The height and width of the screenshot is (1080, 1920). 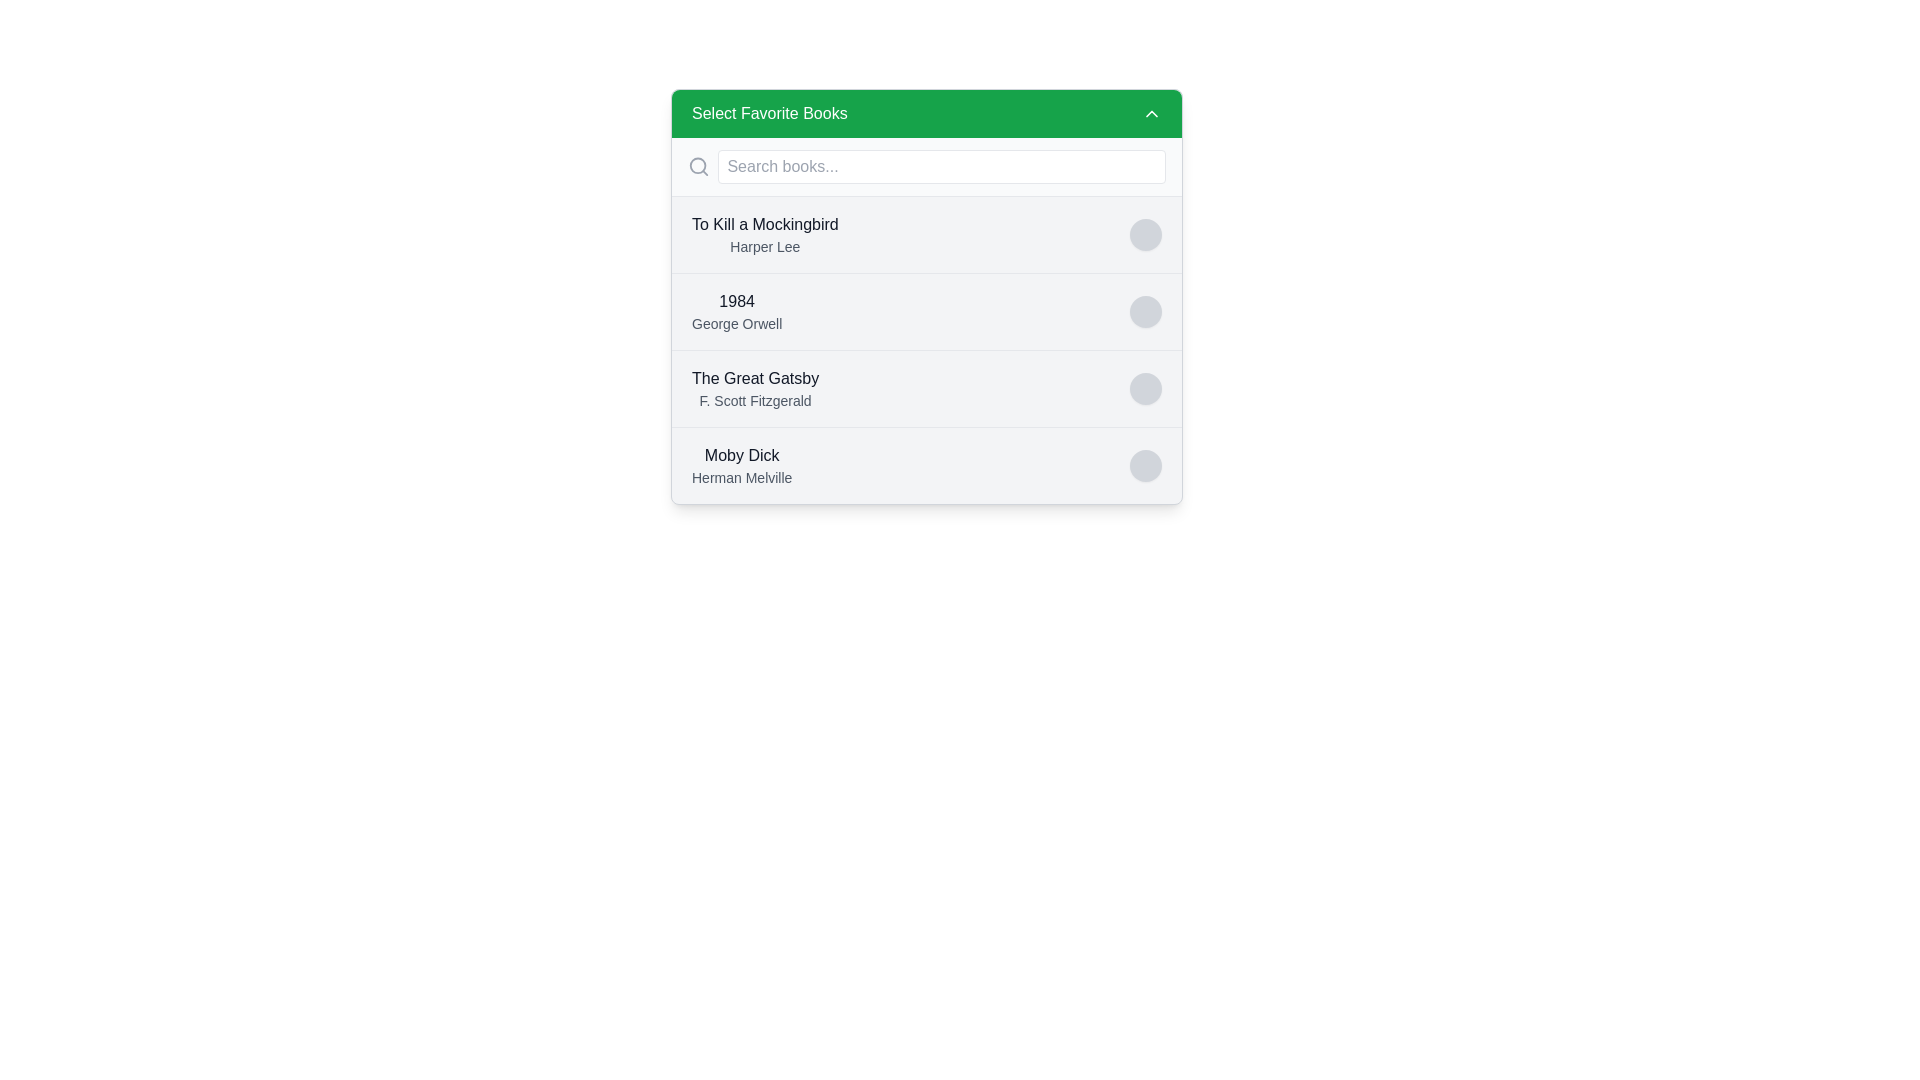 What do you see at coordinates (764, 234) in the screenshot?
I see `the text-based list item displaying 'To Kill a Mockingbird' by Harper Lee, which is the first item under the 'Select Favorite Books' section` at bounding box center [764, 234].